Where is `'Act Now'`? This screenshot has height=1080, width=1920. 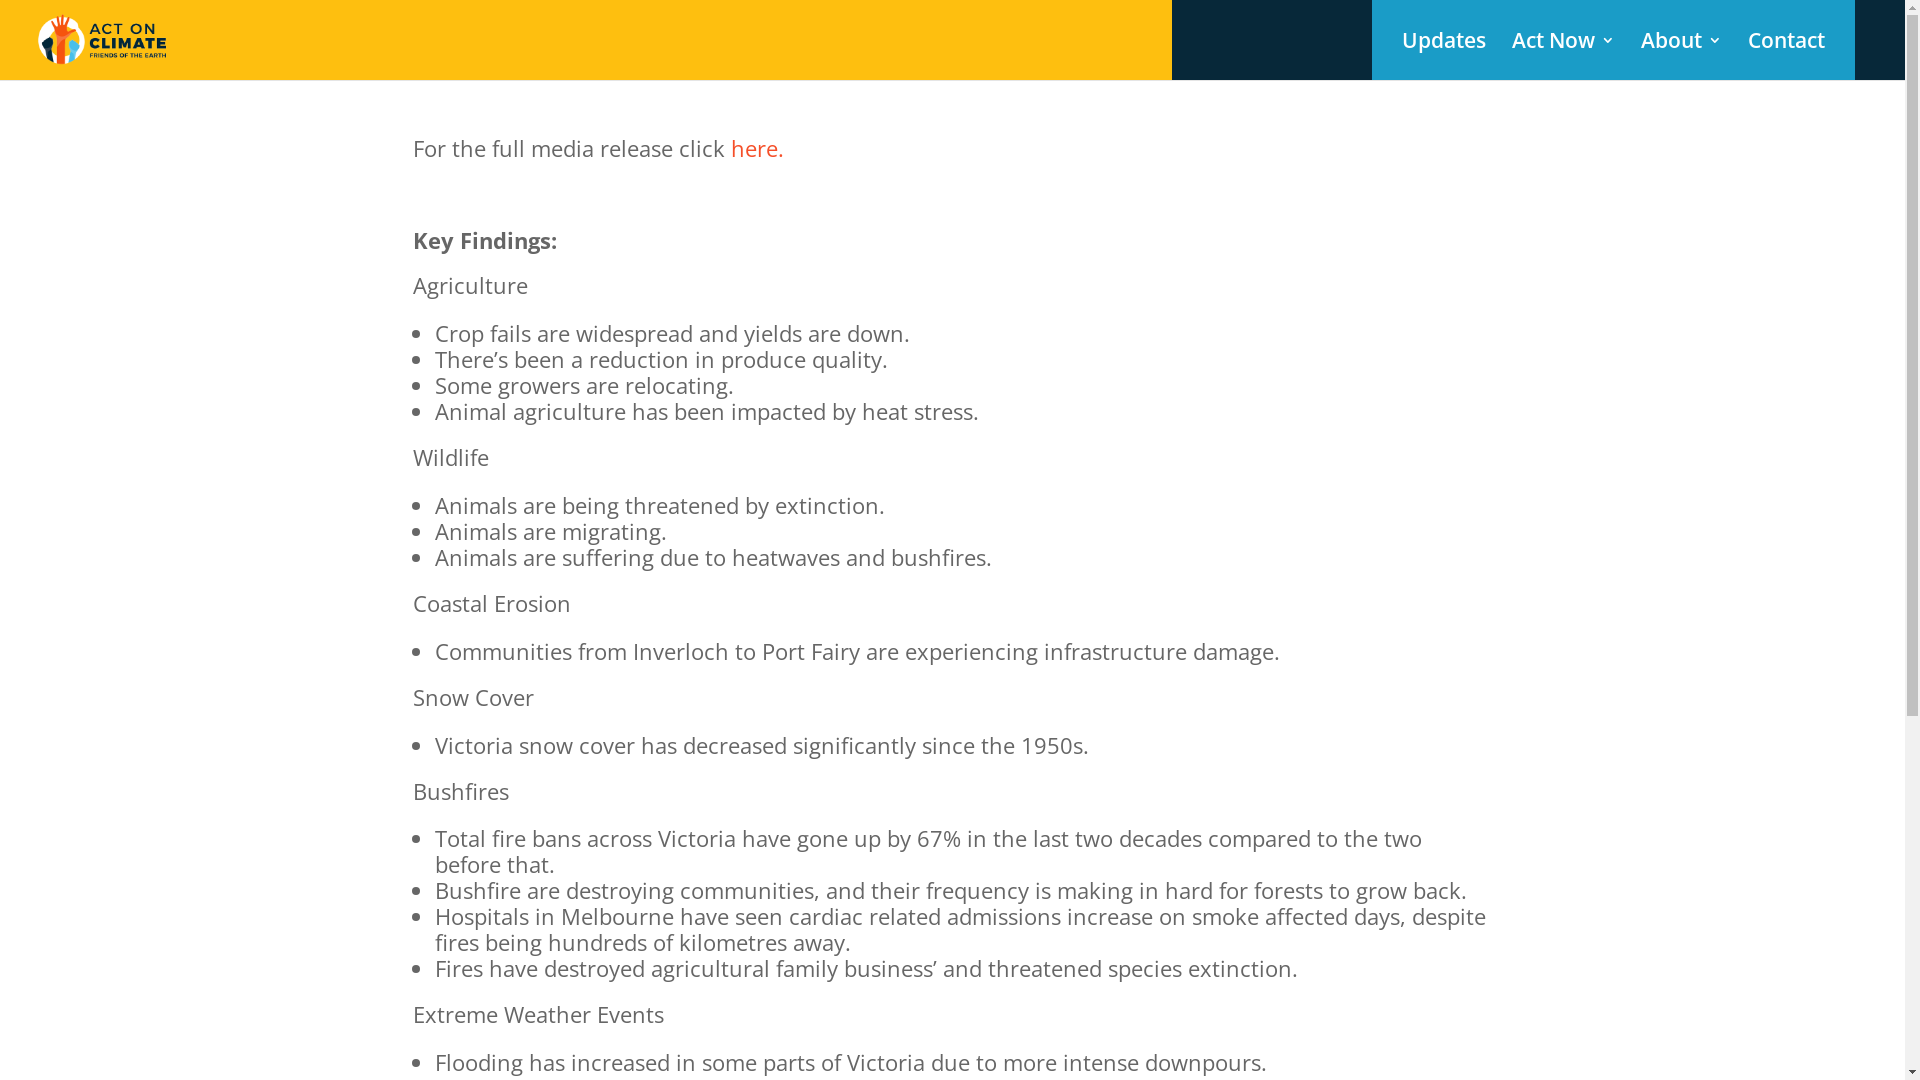
'Act Now' is located at coordinates (1512, 55).